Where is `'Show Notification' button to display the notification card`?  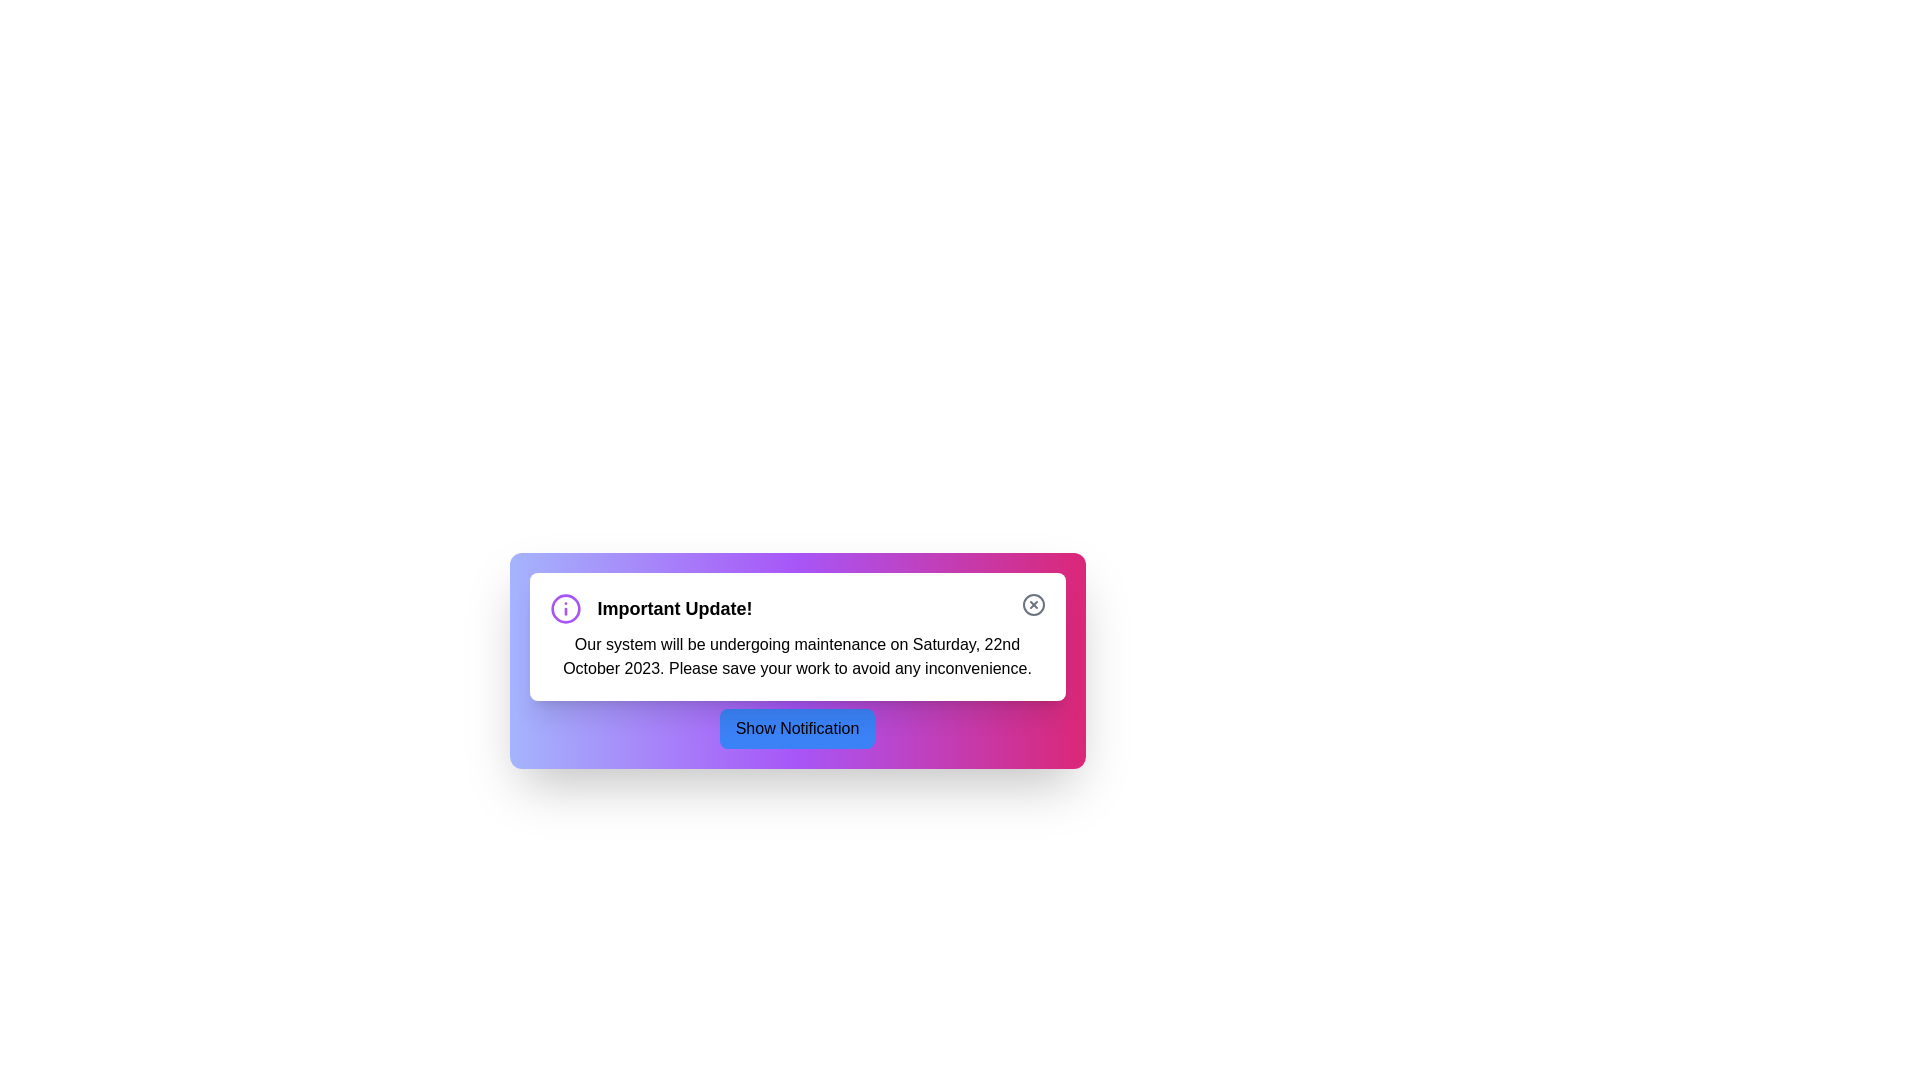 'Show Notification' button to display the notification card is located at coordinates (796, 729).